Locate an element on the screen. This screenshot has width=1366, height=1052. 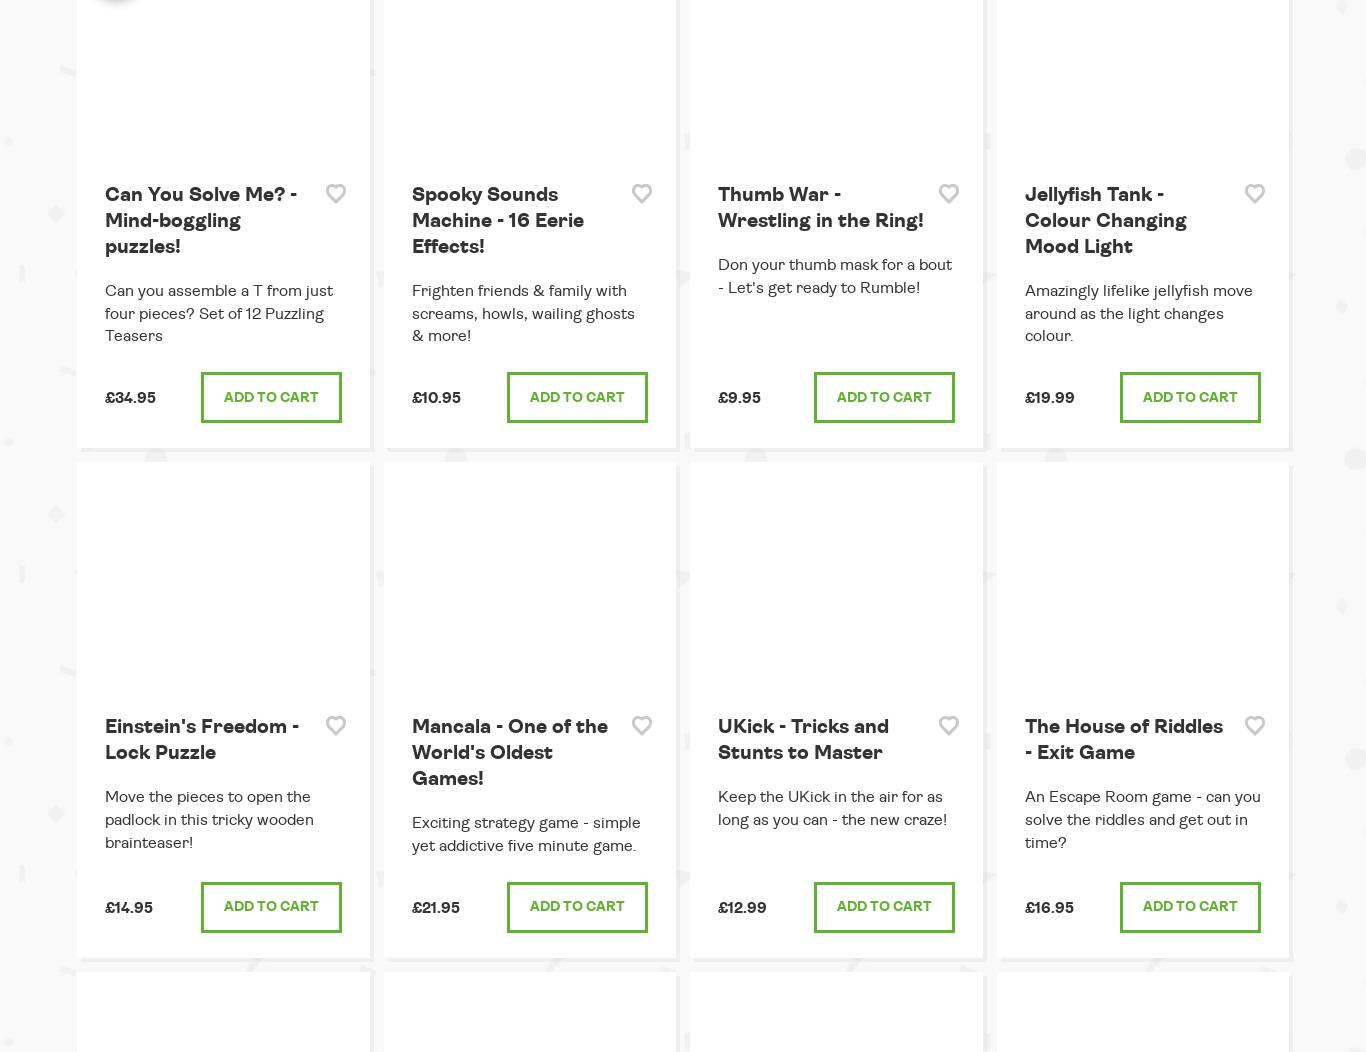
'An Escape Room game - can you solve the riddles and get out in time?' is located at coordinates (1141, 819).